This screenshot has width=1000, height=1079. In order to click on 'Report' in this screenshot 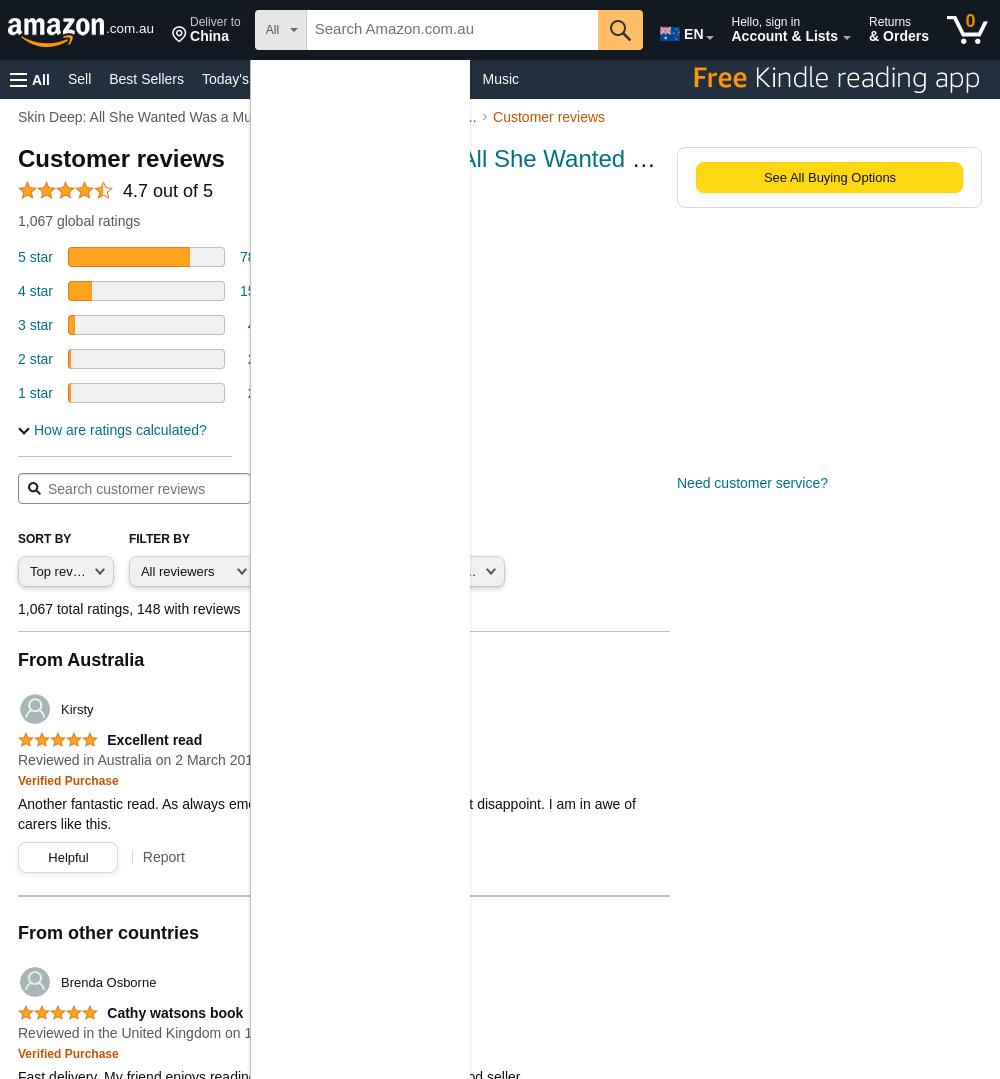, I will do `click(163, 857)`.